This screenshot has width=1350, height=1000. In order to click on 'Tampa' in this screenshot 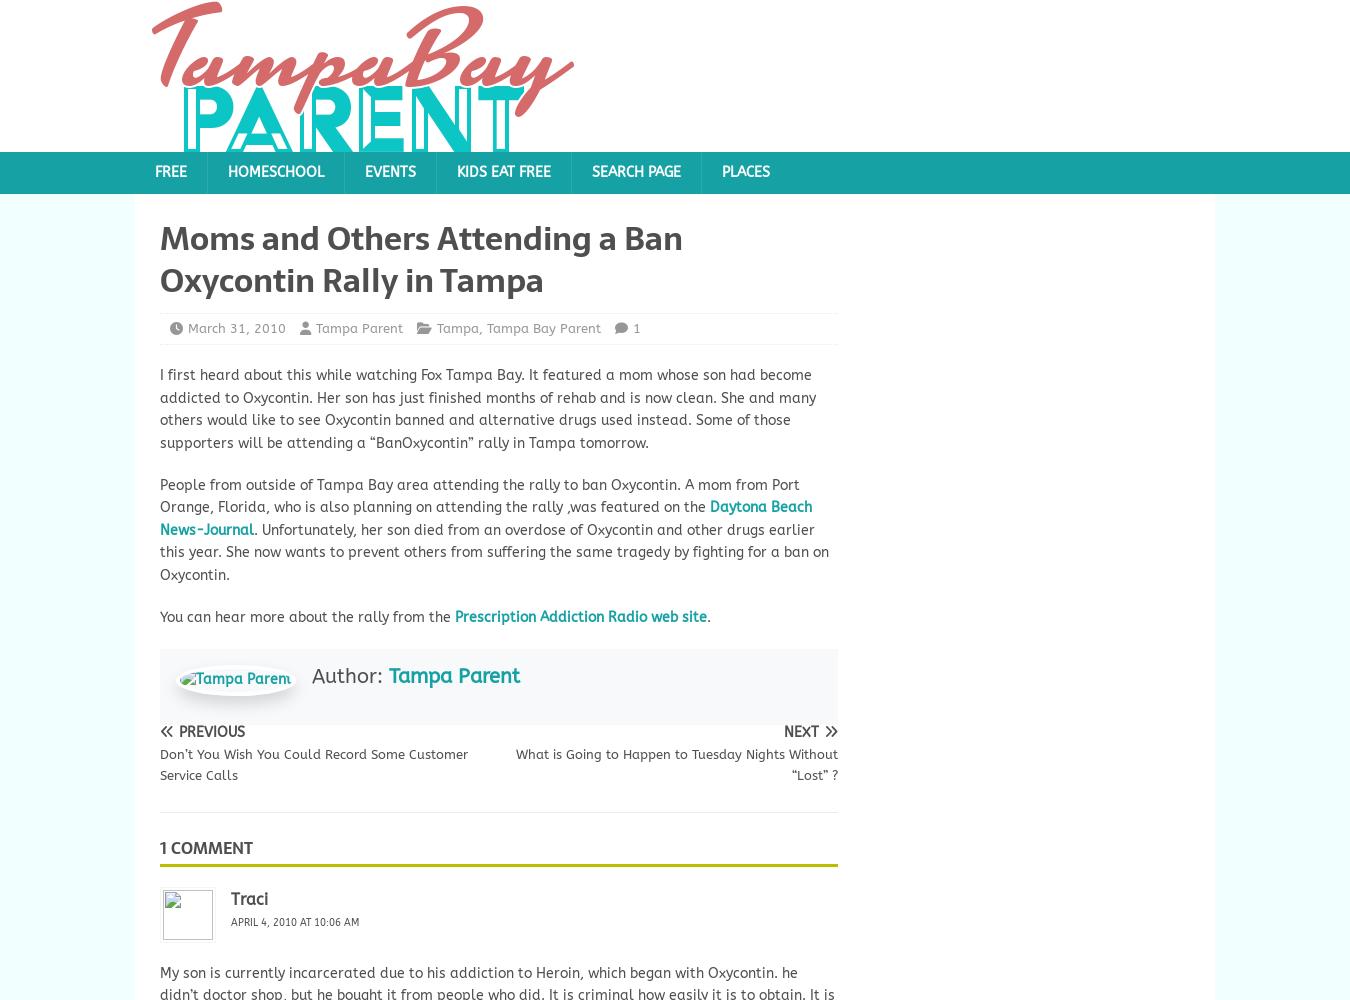, I will do `click(457, 326)`.